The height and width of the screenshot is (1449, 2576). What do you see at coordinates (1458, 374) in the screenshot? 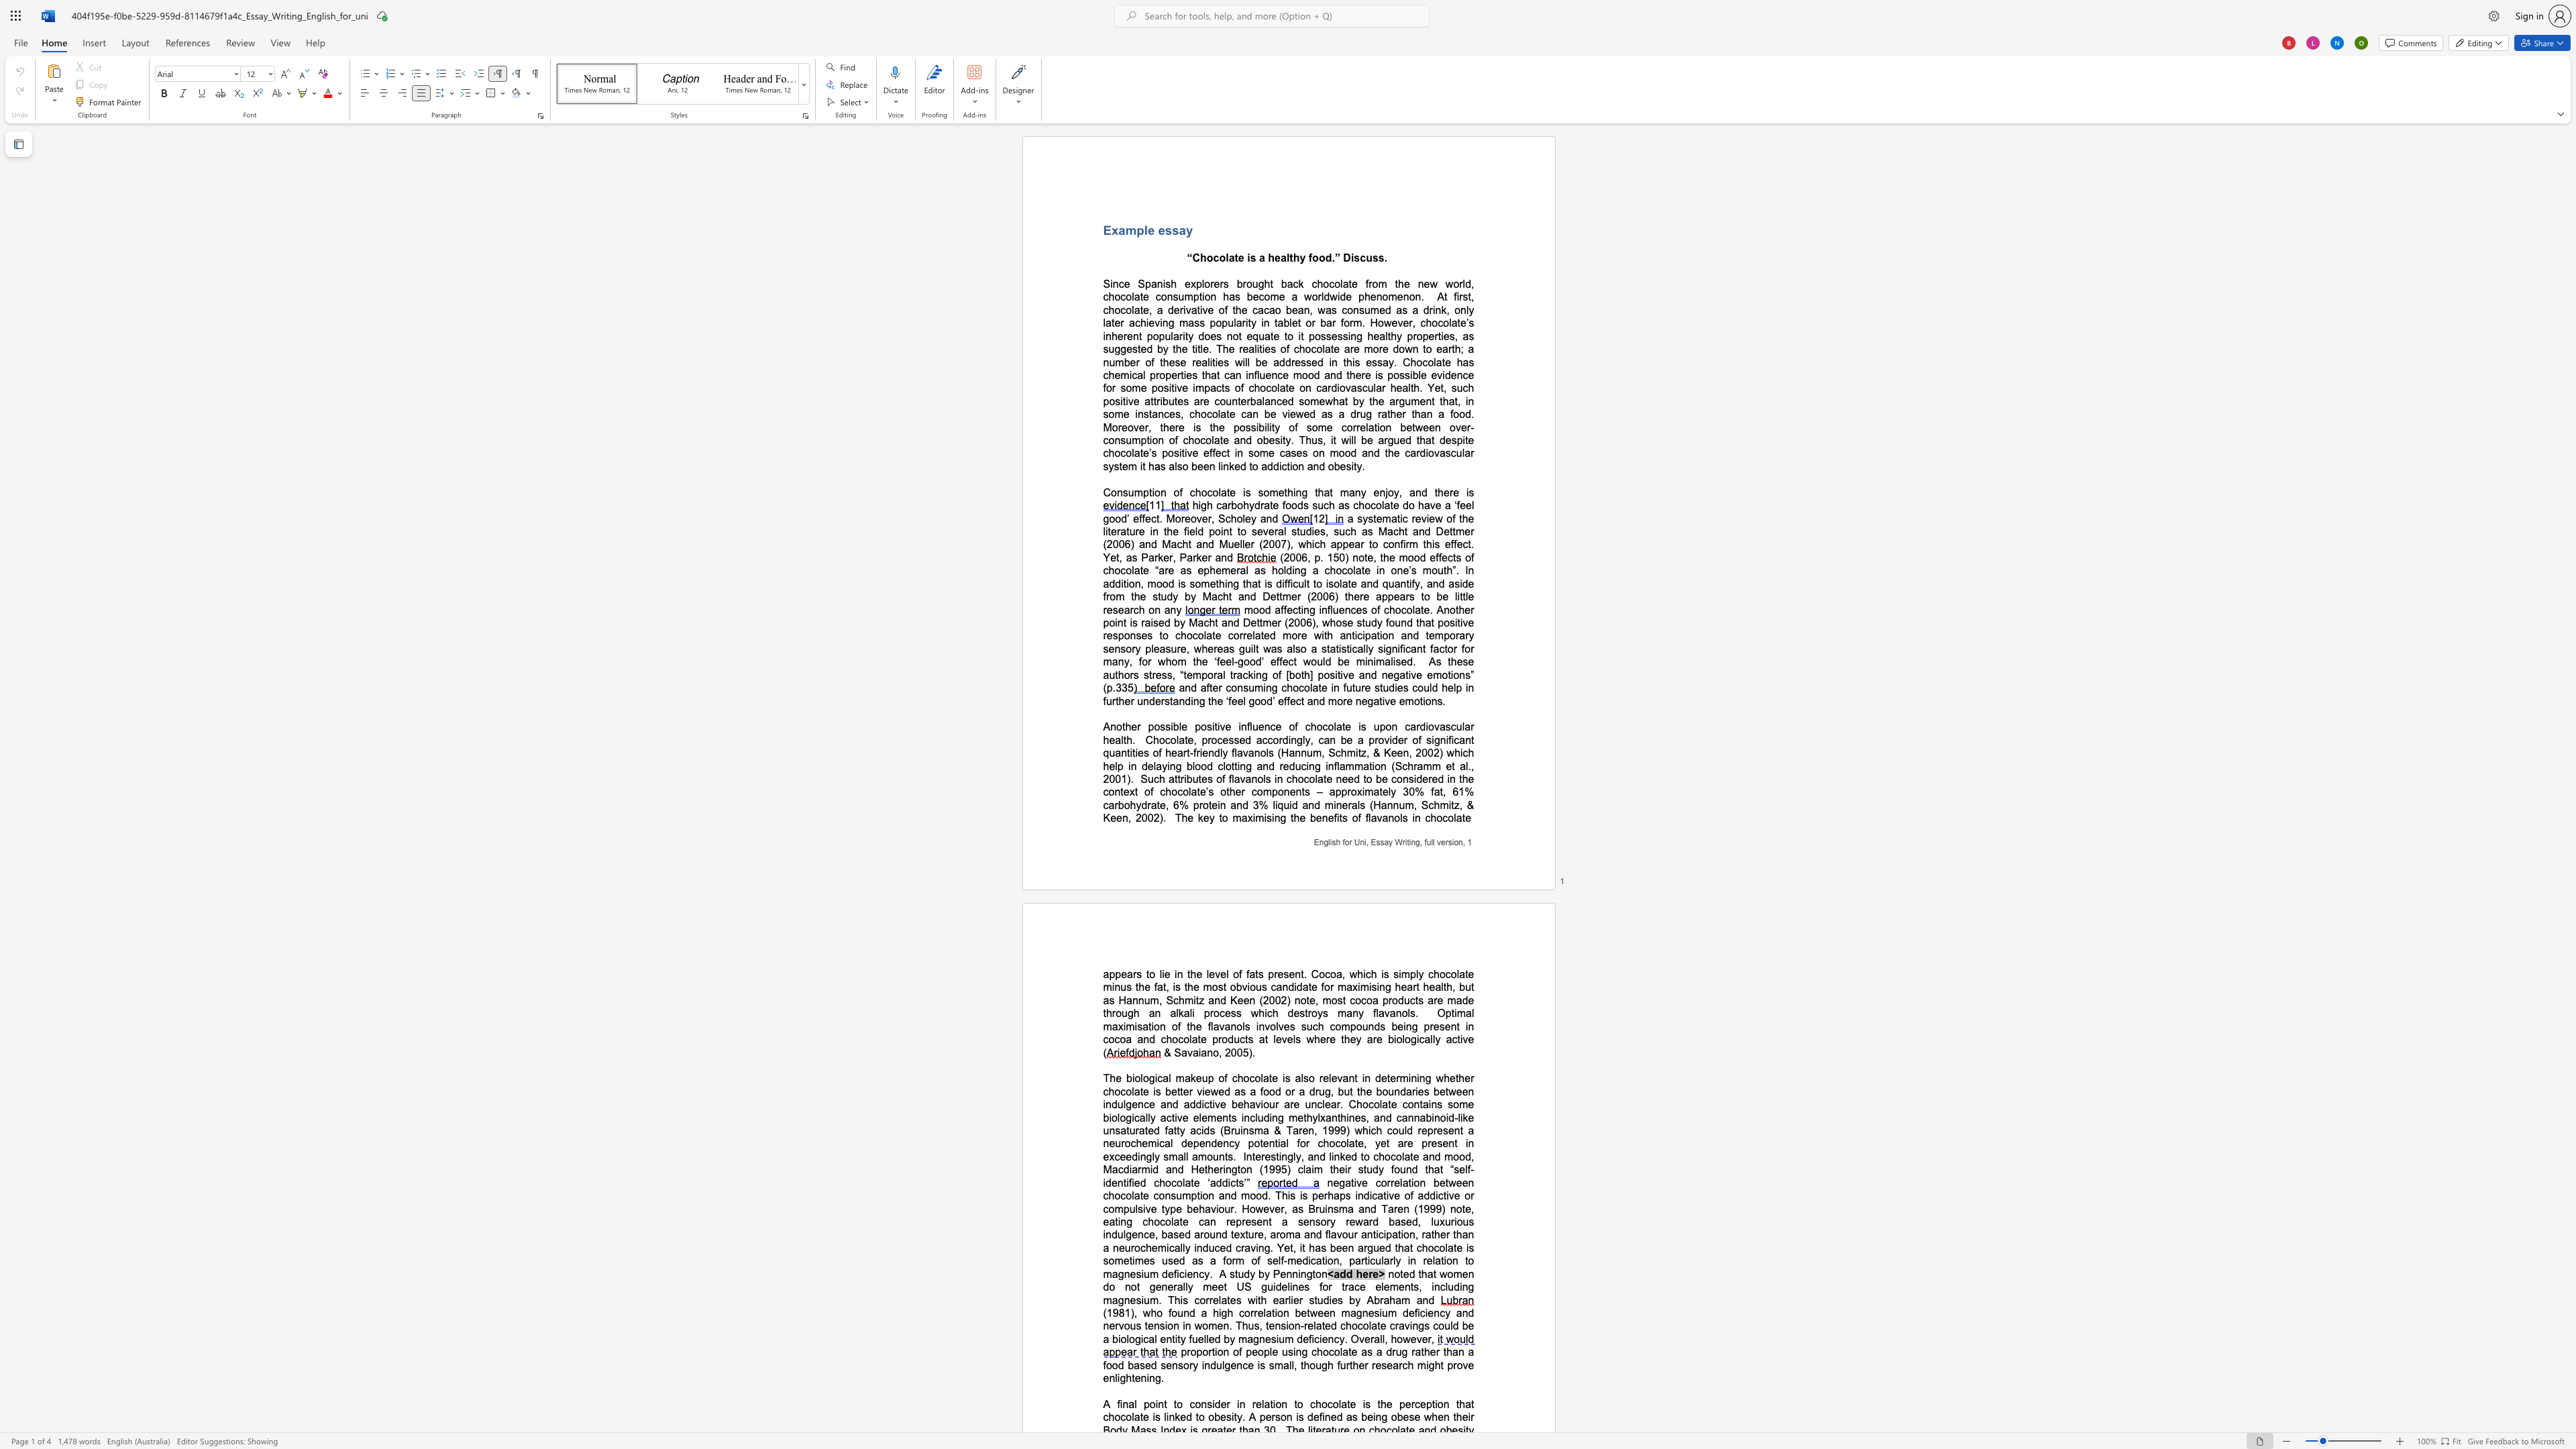
I see `the 1th character "n" in the text` at bounding box center [1458, 374].